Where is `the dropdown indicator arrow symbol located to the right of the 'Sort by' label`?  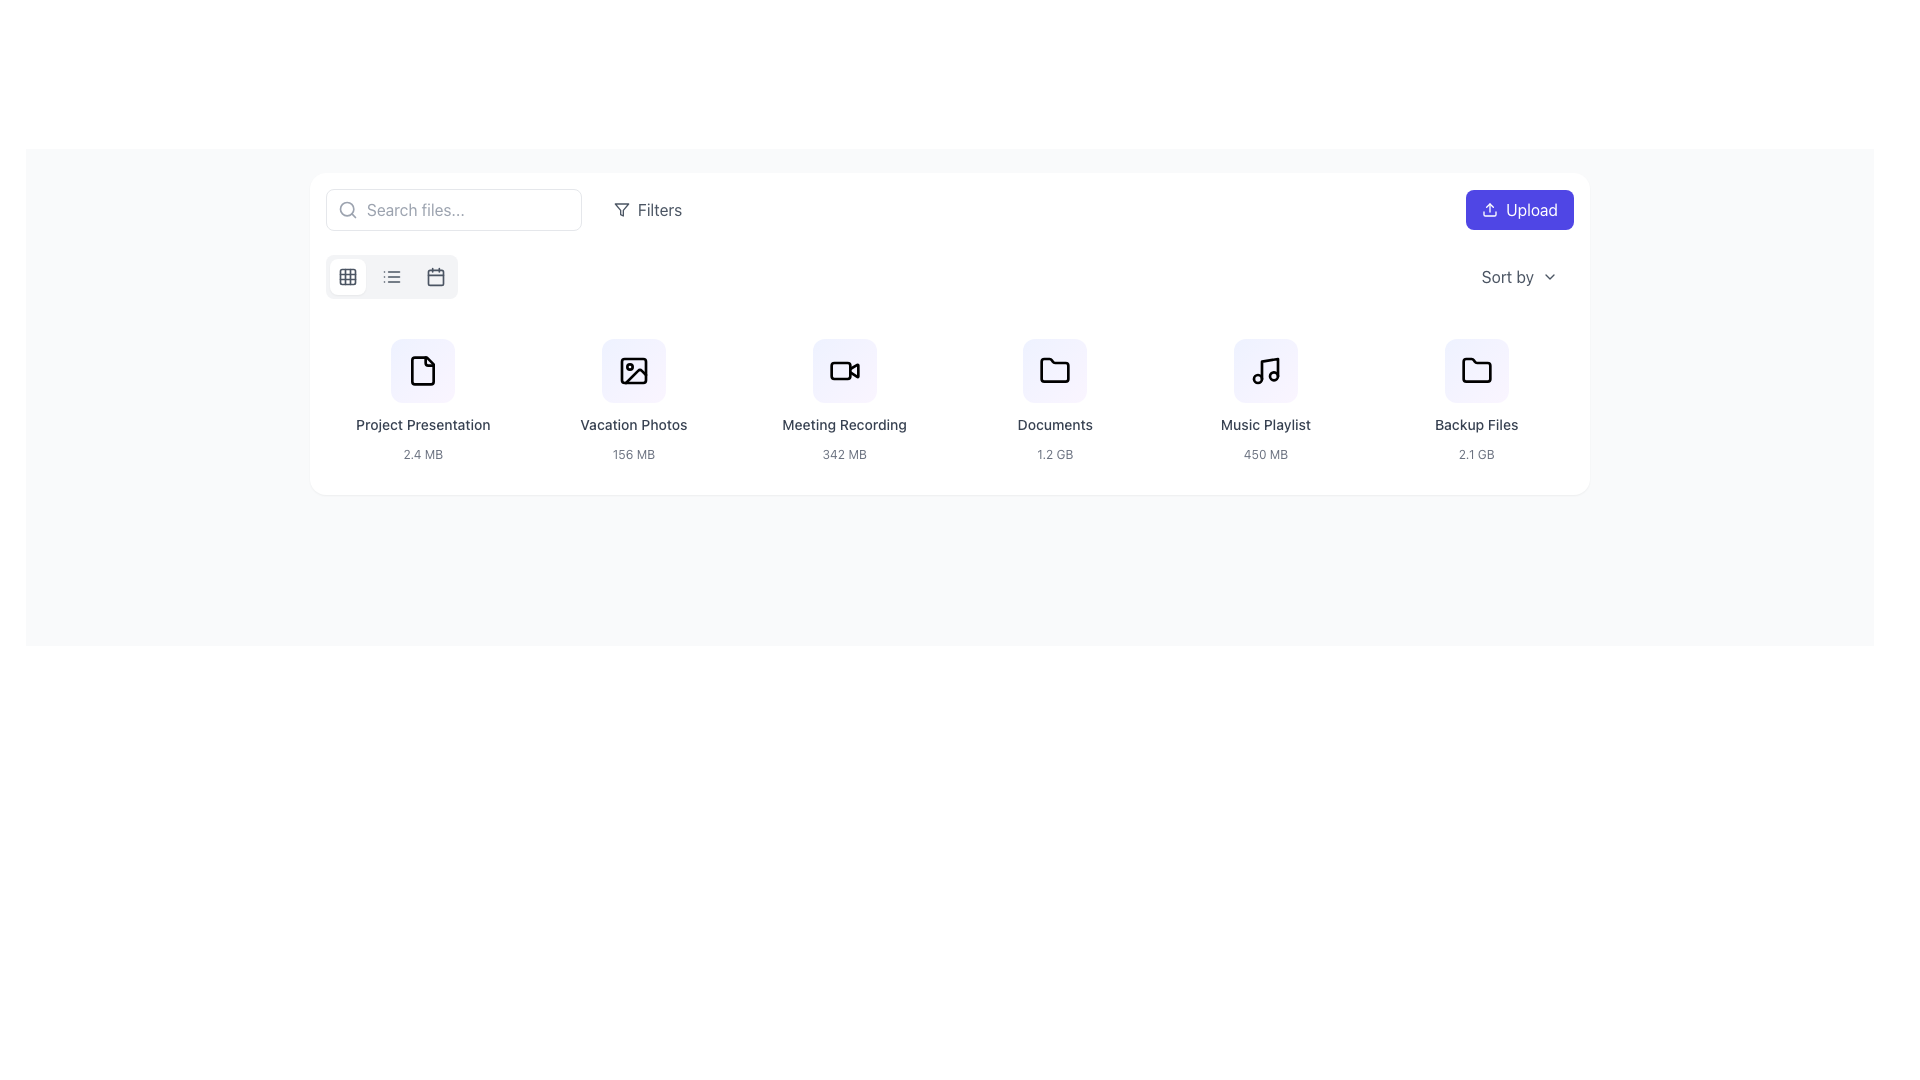
the dropdown indicator arrow symbol located to the right of the 'Sort by' label is located at coordinates (1549, 277).